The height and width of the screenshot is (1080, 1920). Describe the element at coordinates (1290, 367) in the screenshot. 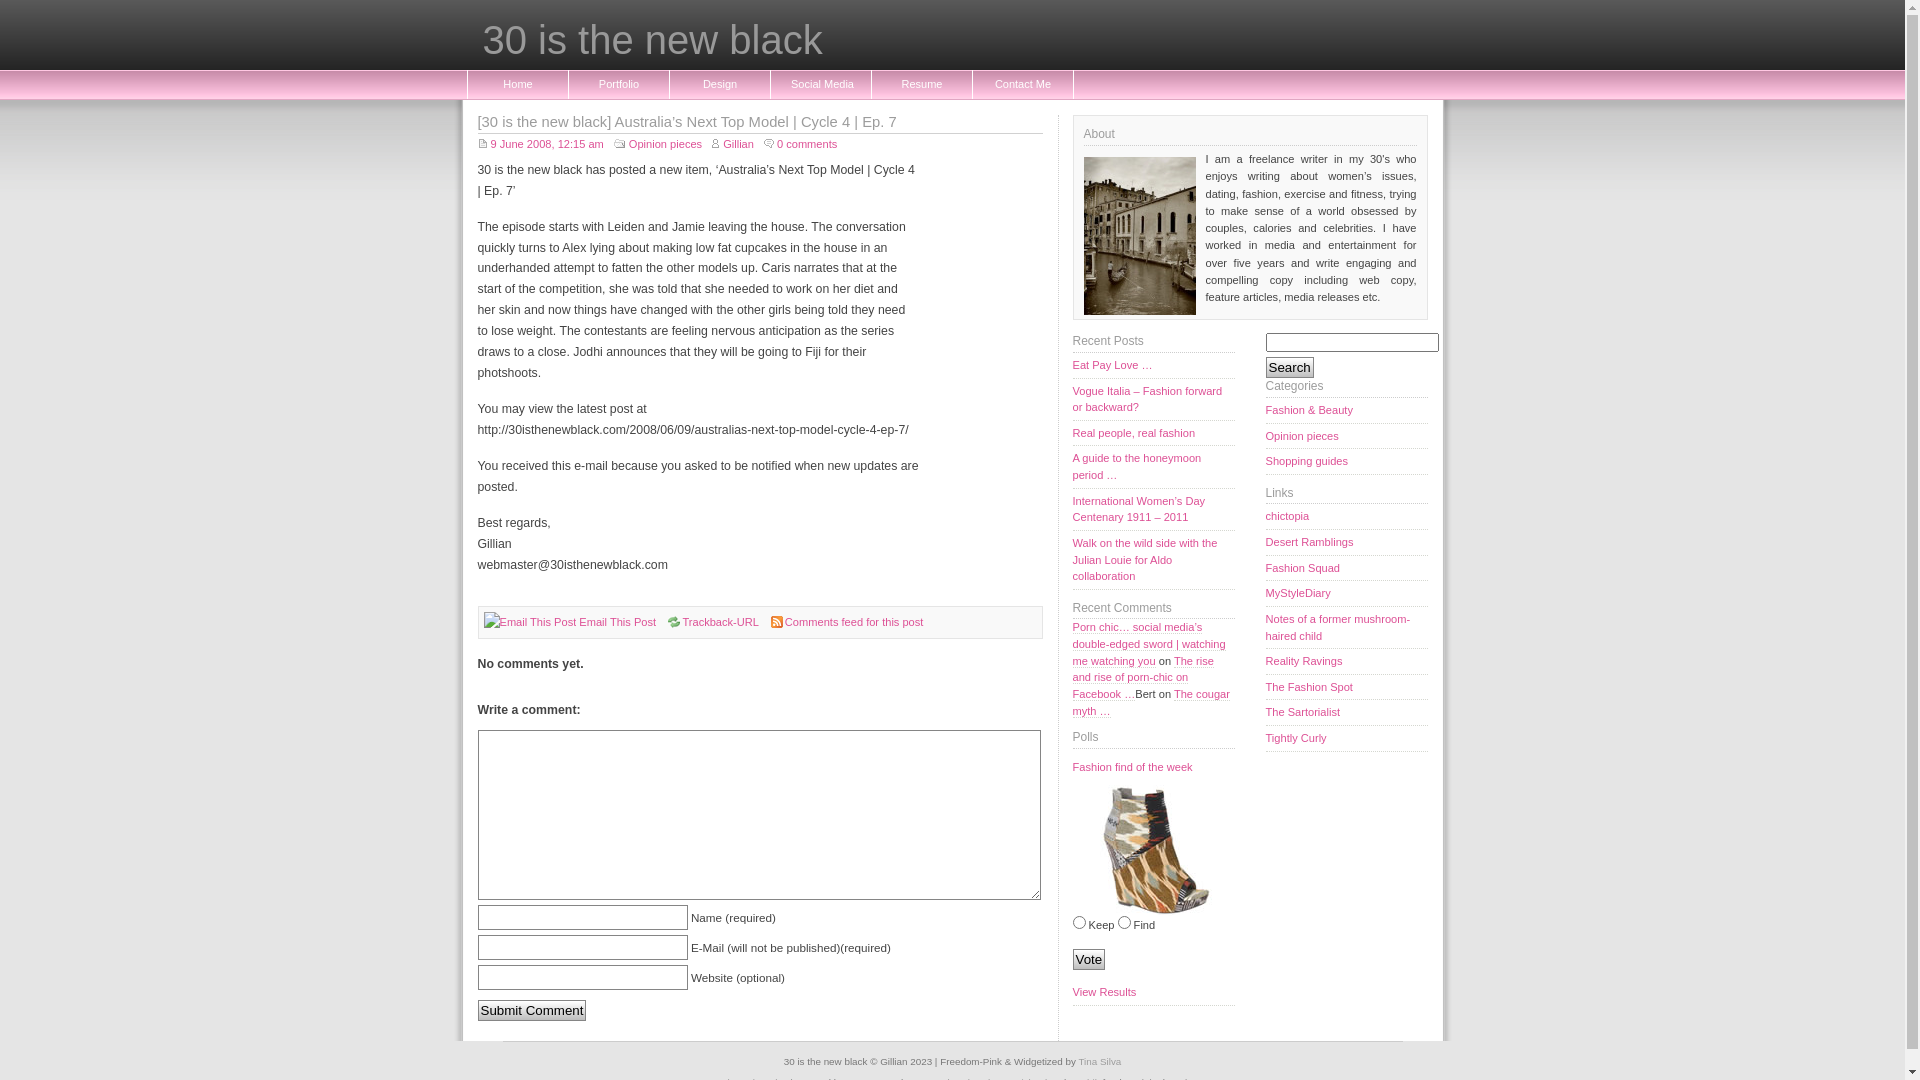

I see `'Search'` at that location.